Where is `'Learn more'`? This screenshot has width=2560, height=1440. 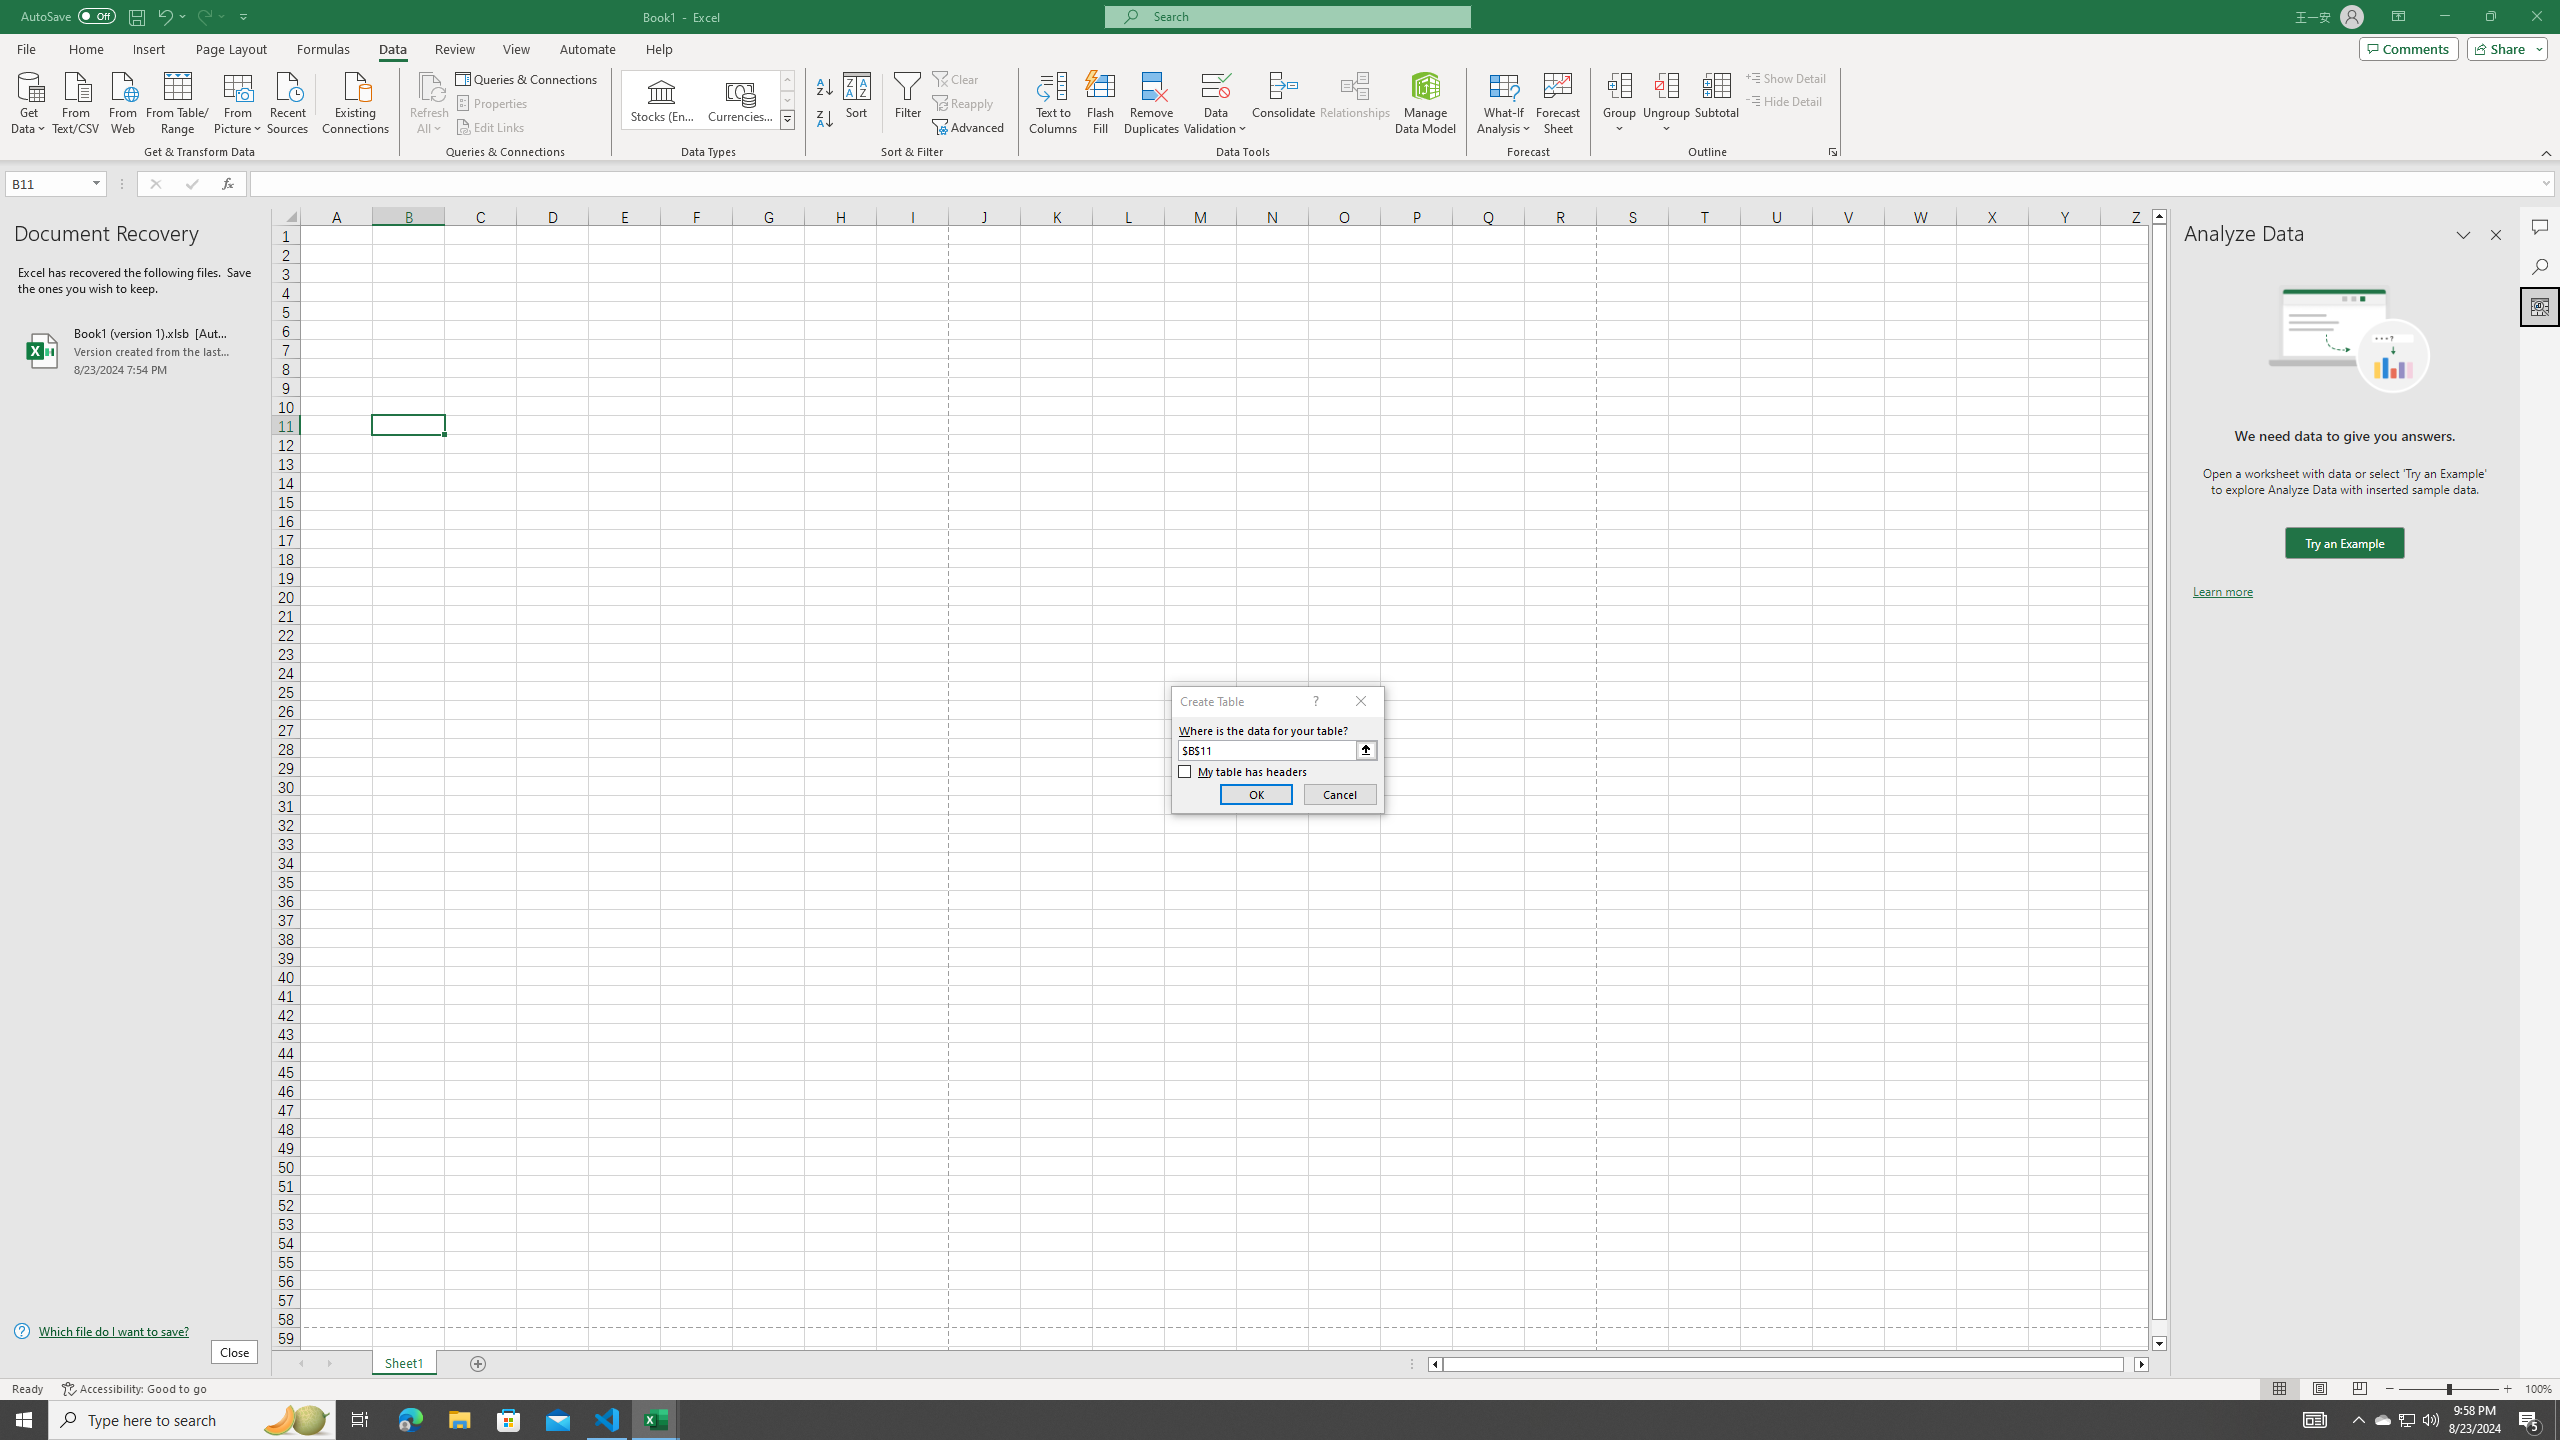
'Learn more' is located at coordinates (2222, 590).